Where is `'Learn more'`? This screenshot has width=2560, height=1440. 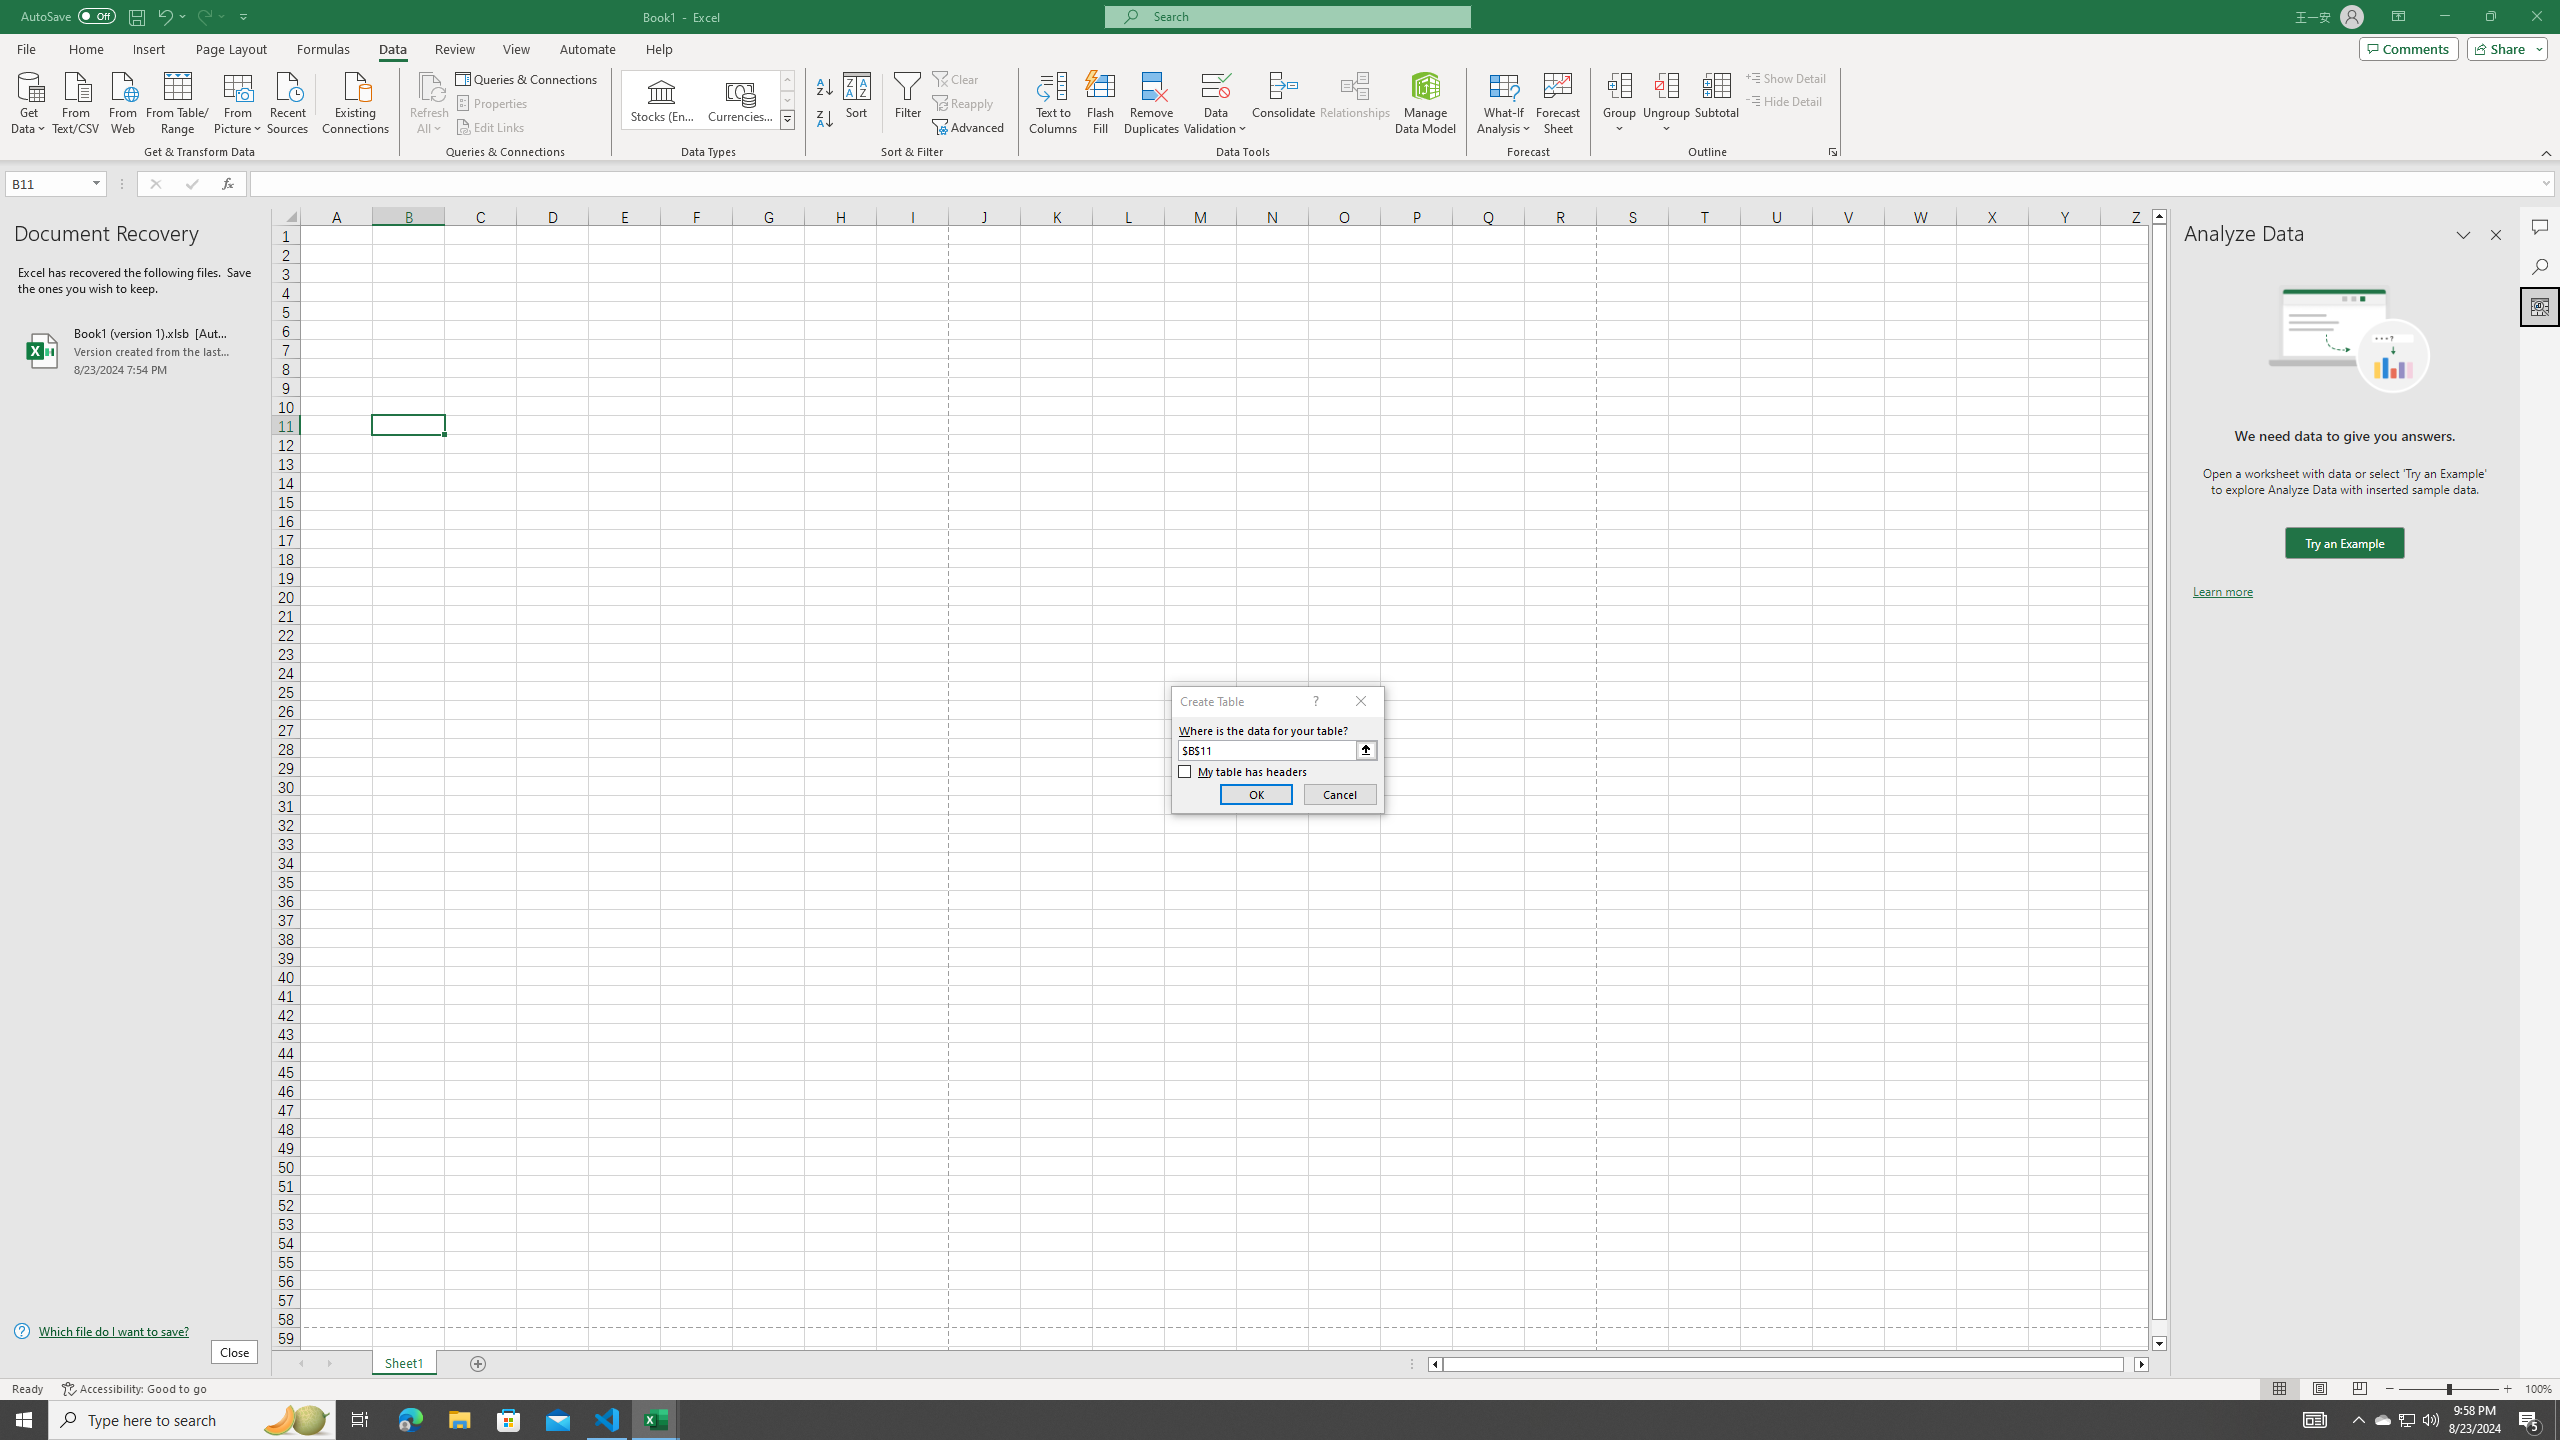
'Learn more' is located at coordinates (2222, 590).